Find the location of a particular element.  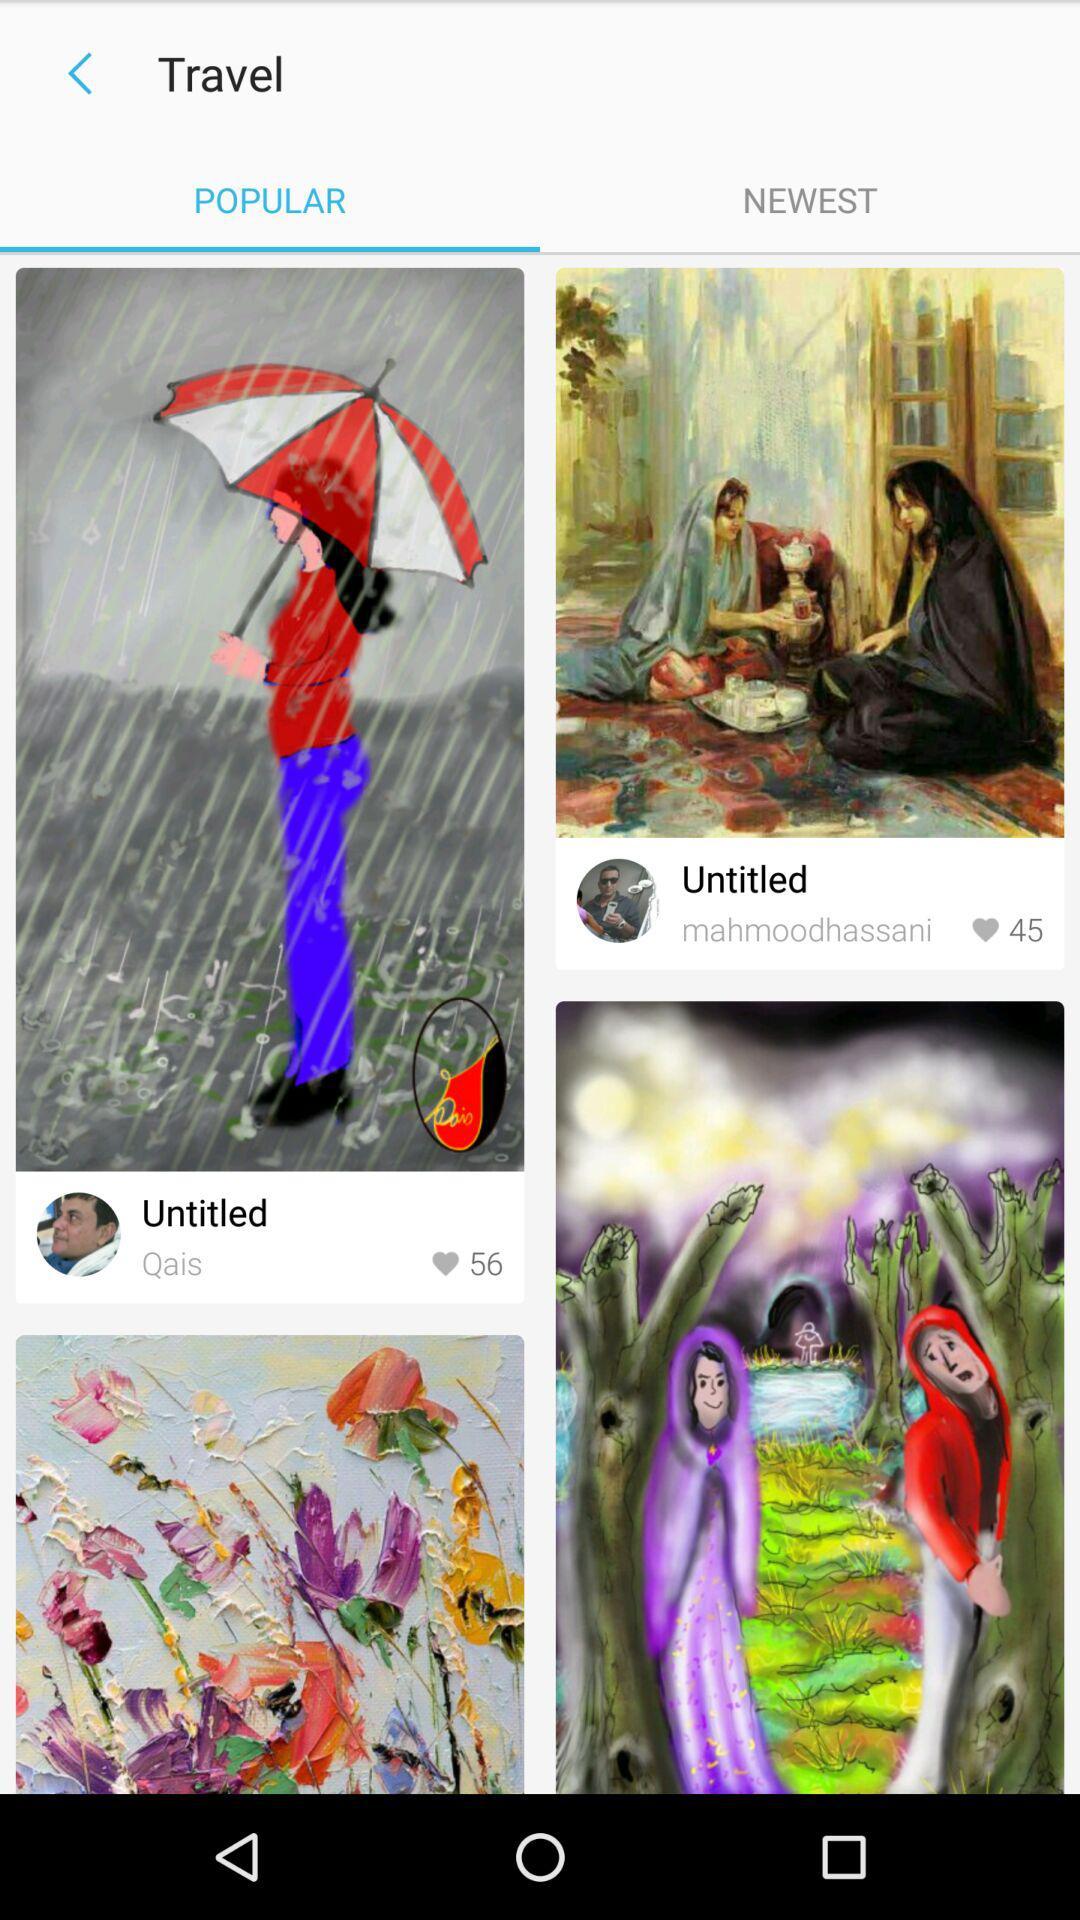

the item to the left of travel item is located at coordinates (72, 73).